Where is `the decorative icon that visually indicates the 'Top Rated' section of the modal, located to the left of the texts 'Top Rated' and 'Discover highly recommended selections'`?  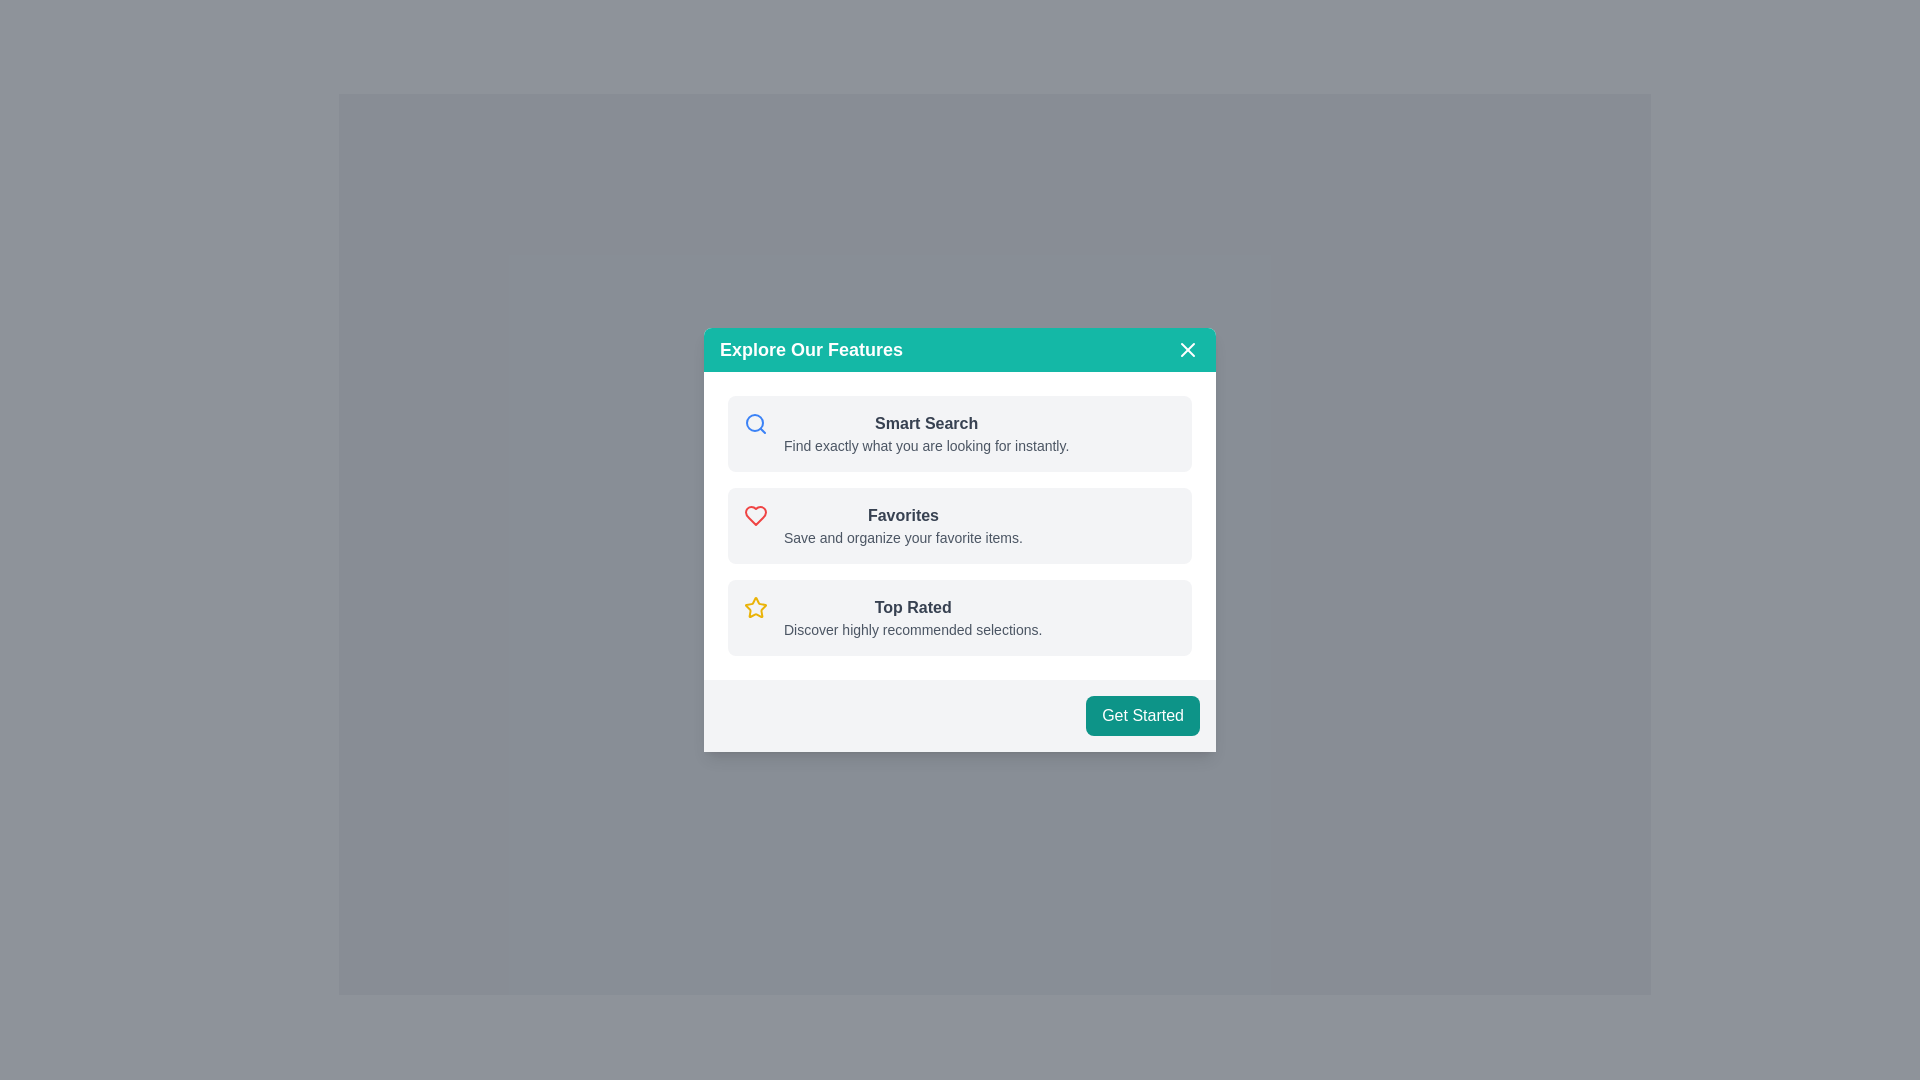 the decorative icon that visually indicates the 'Top Rated' section of the modal, located to the left of the texts 'Top Rated' and 'Discover highly recommended selections' is located at coordinates (754, 607).